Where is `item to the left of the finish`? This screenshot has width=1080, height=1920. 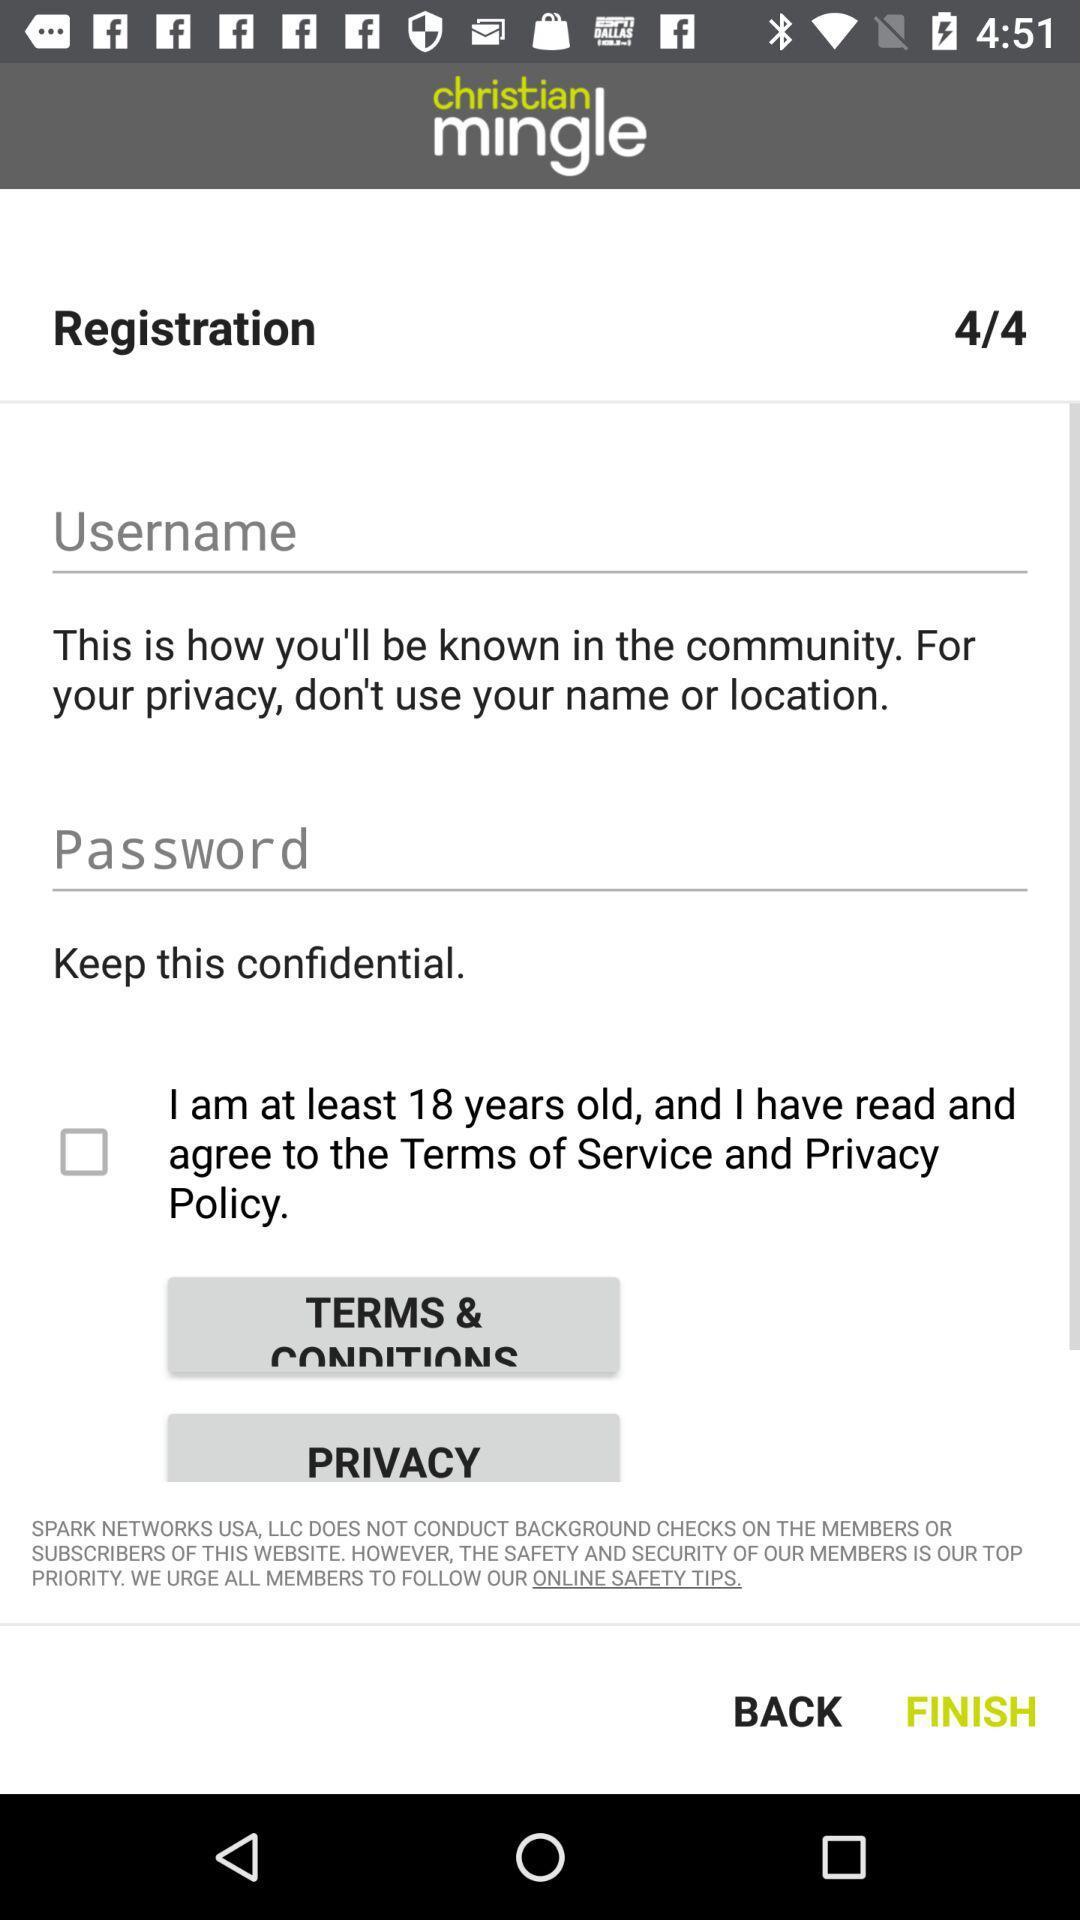 item to the left of the finish is located at coordinates (786, 1708).